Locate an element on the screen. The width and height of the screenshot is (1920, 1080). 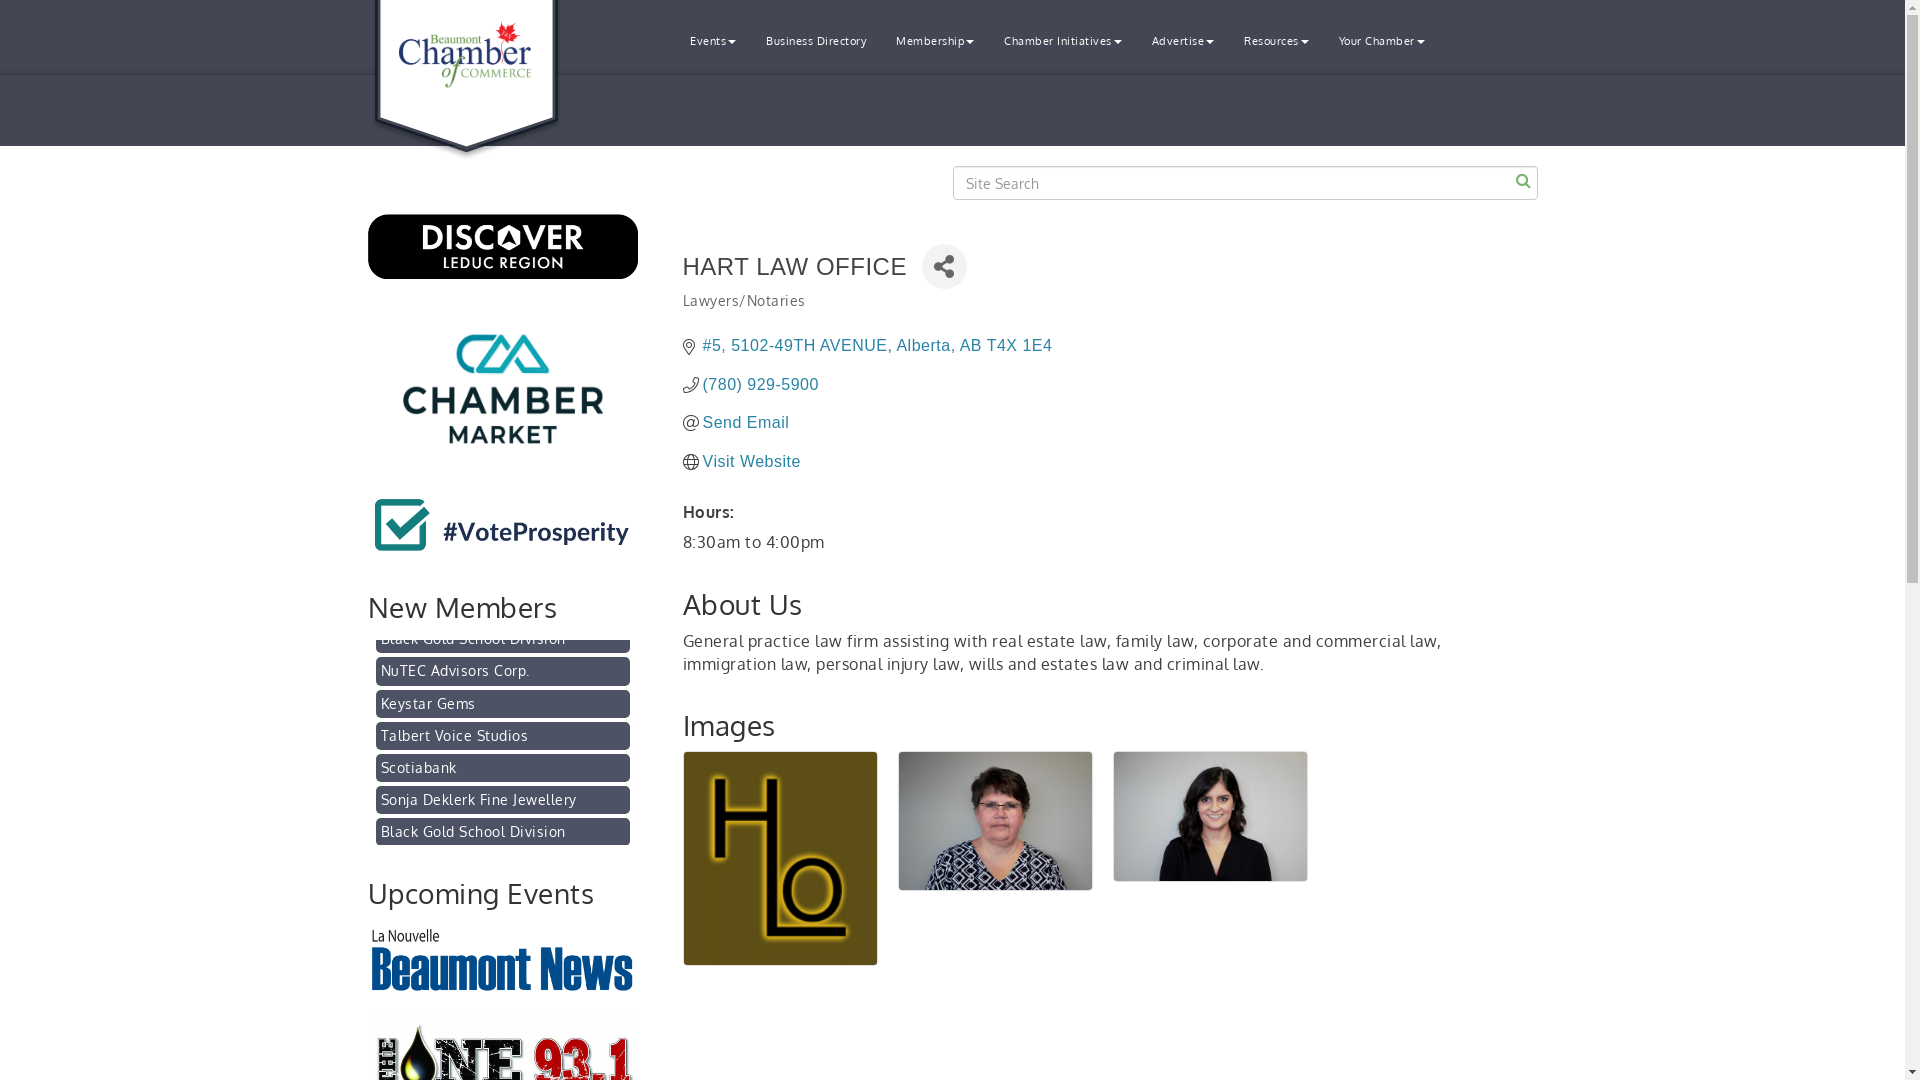
'(780) 929-5900' is located at coordinates (758, 384).